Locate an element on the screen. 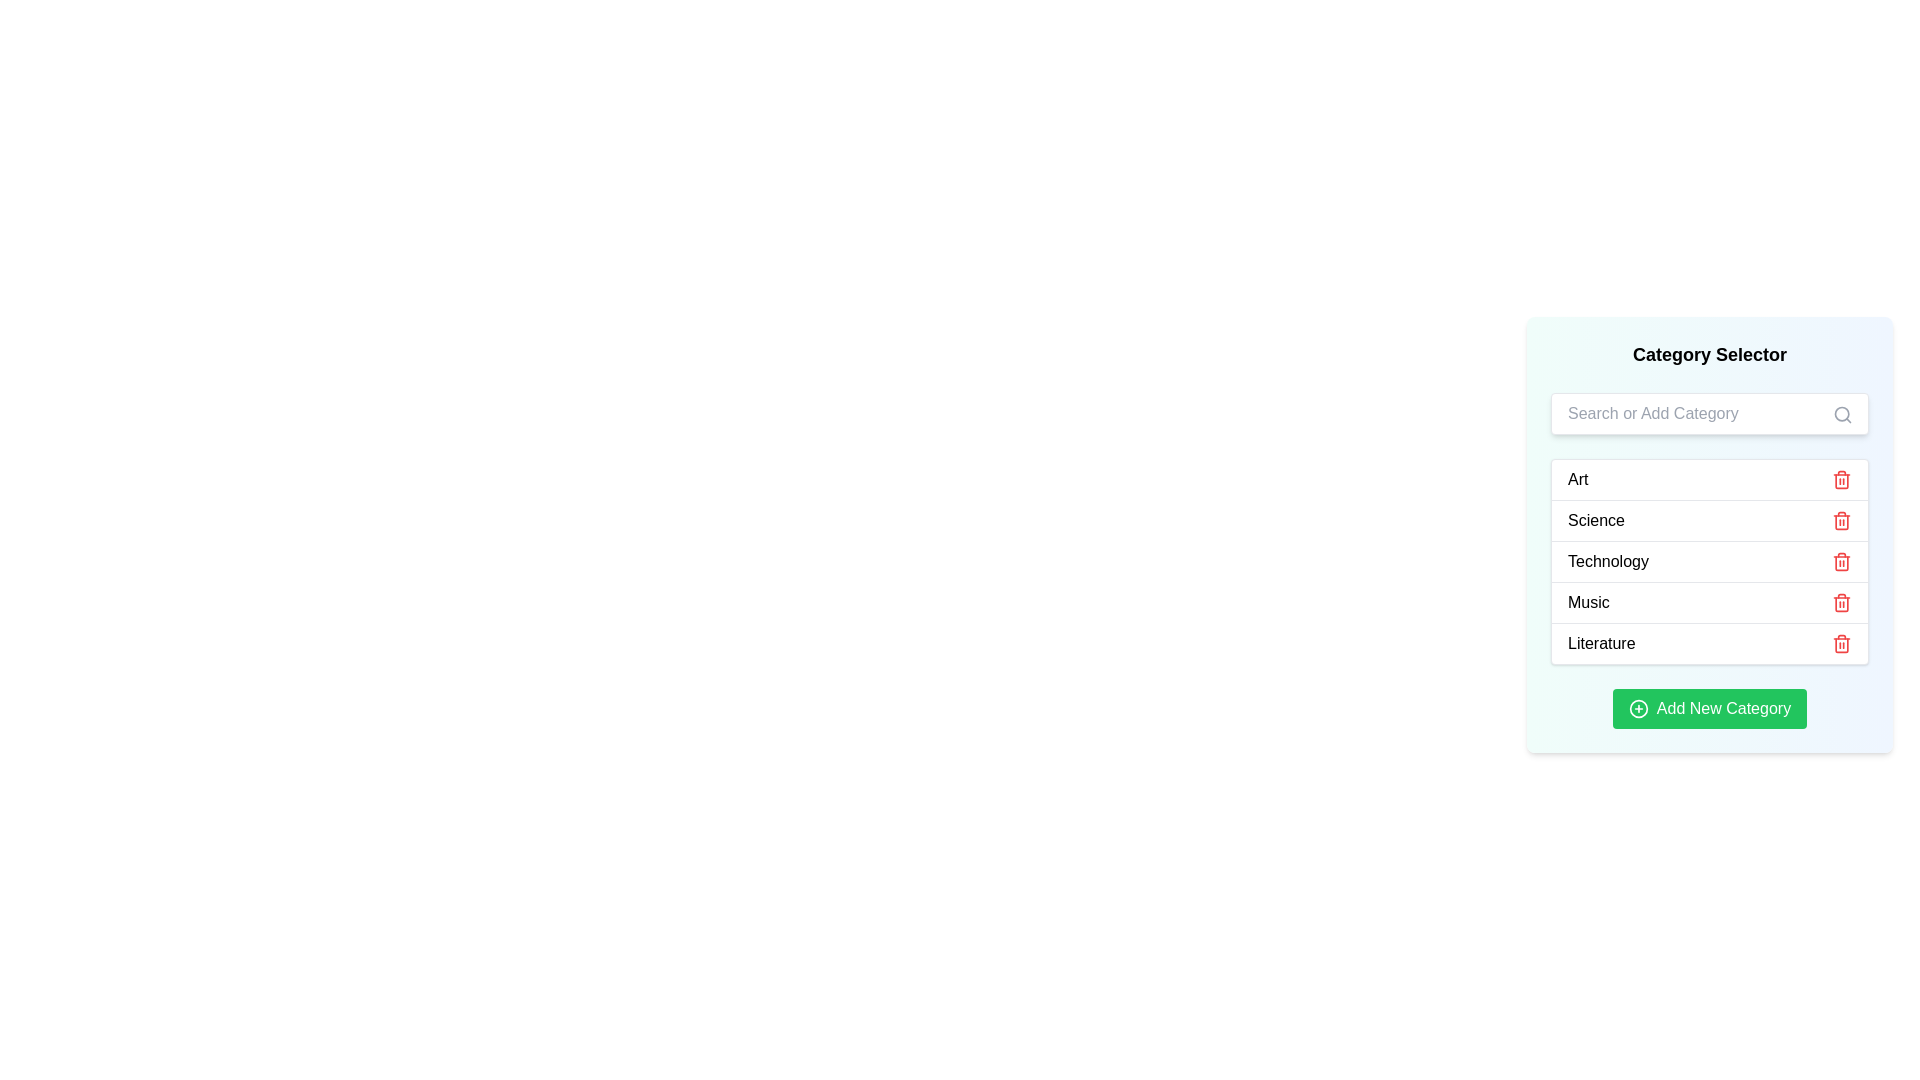  the second trash can icon button is located at coordinates (1841, 519).